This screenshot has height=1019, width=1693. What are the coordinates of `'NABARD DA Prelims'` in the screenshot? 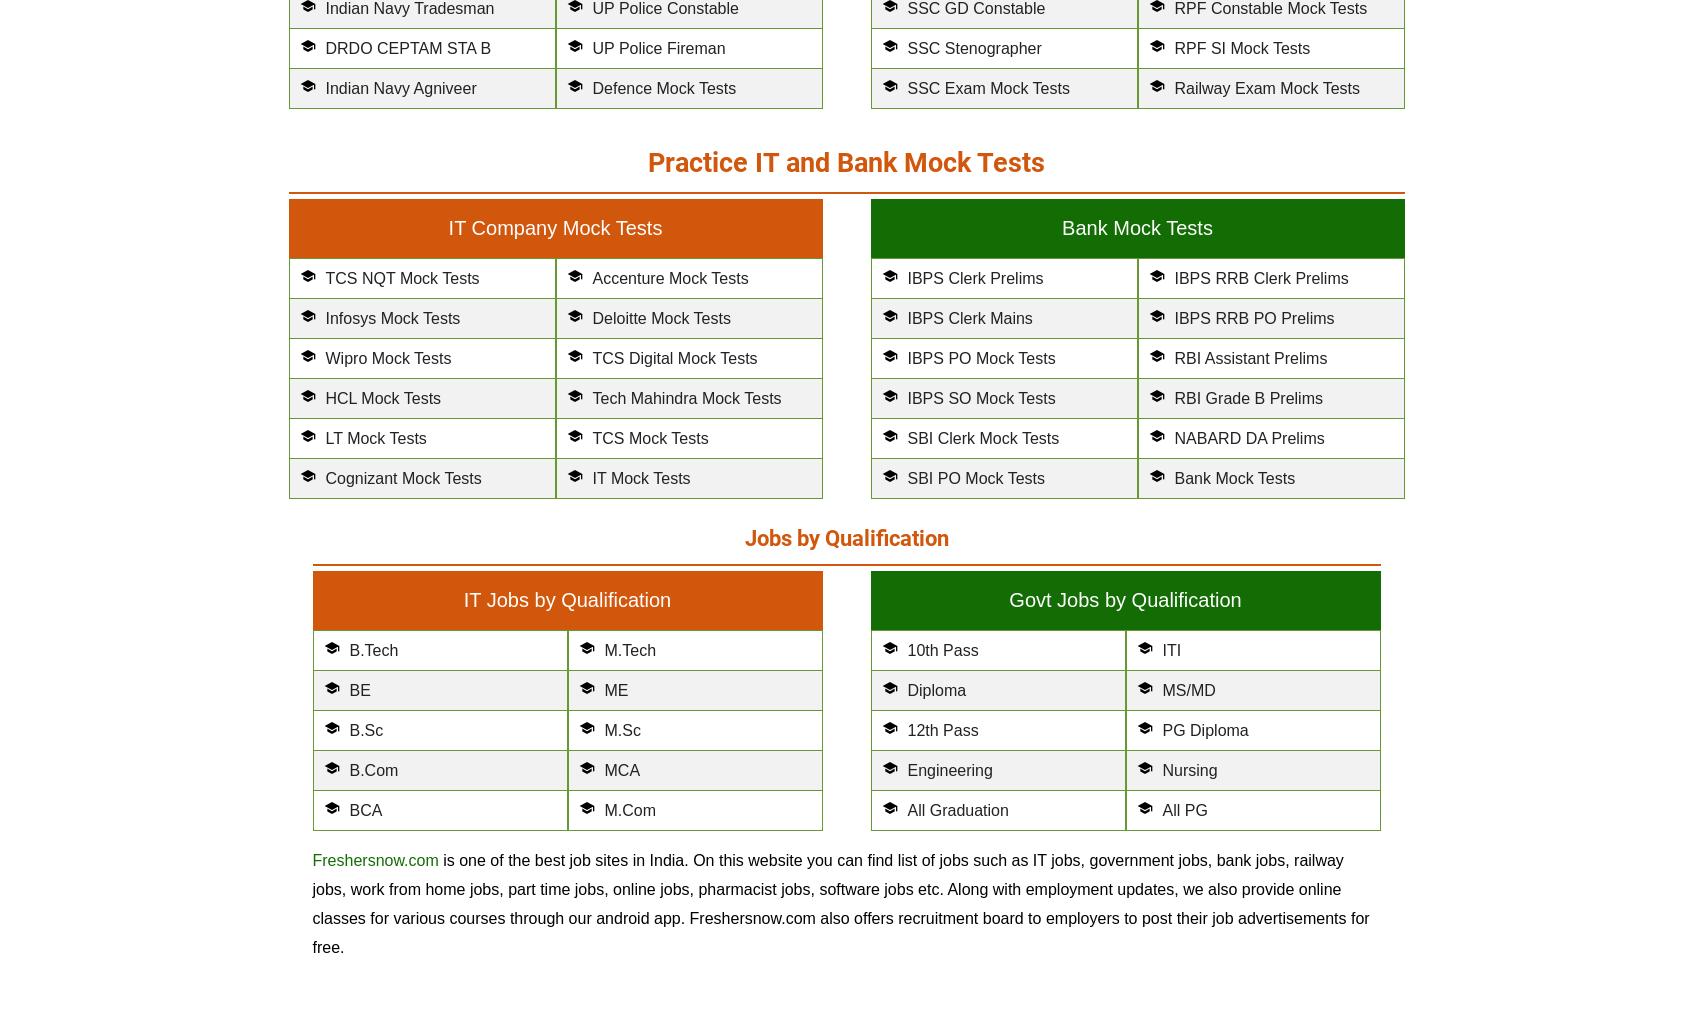 It's located at (1172, 438).